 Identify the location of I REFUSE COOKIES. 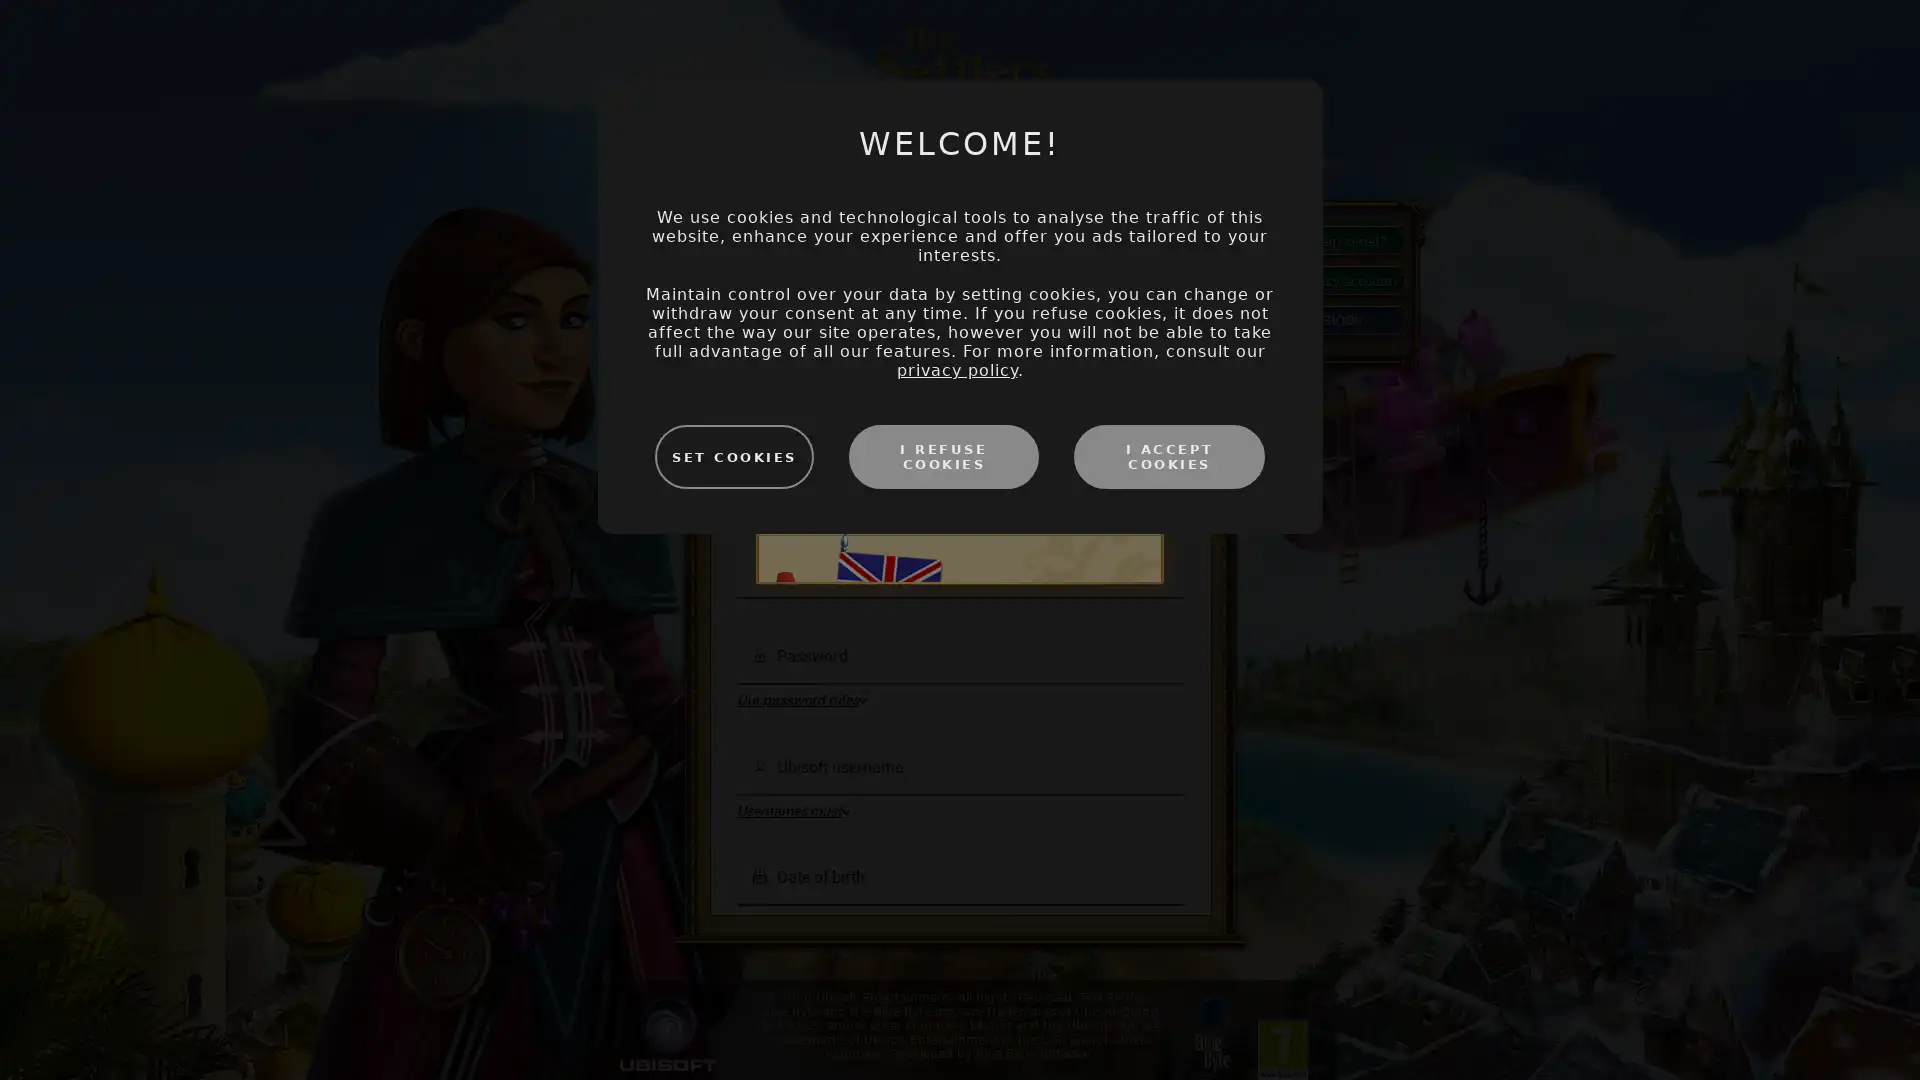
(942, 456).